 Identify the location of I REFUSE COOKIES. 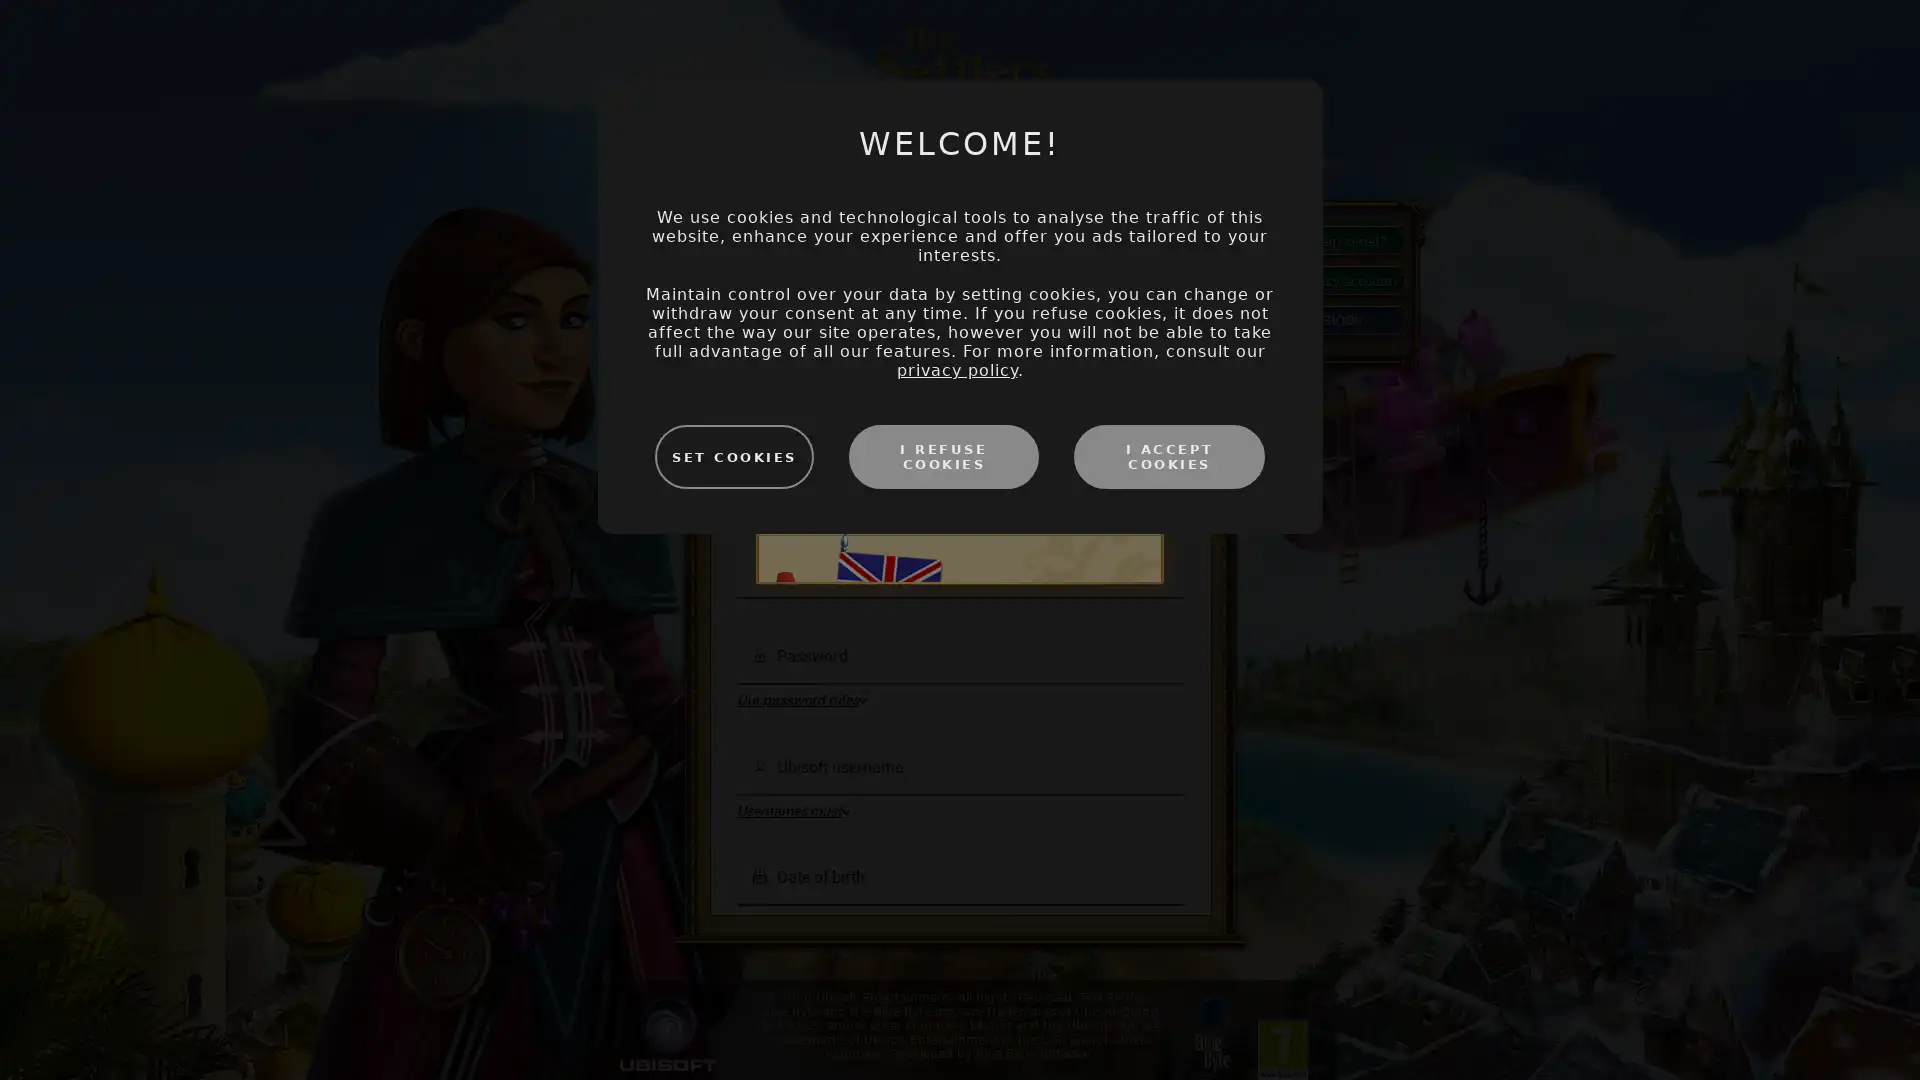
(942, 456).